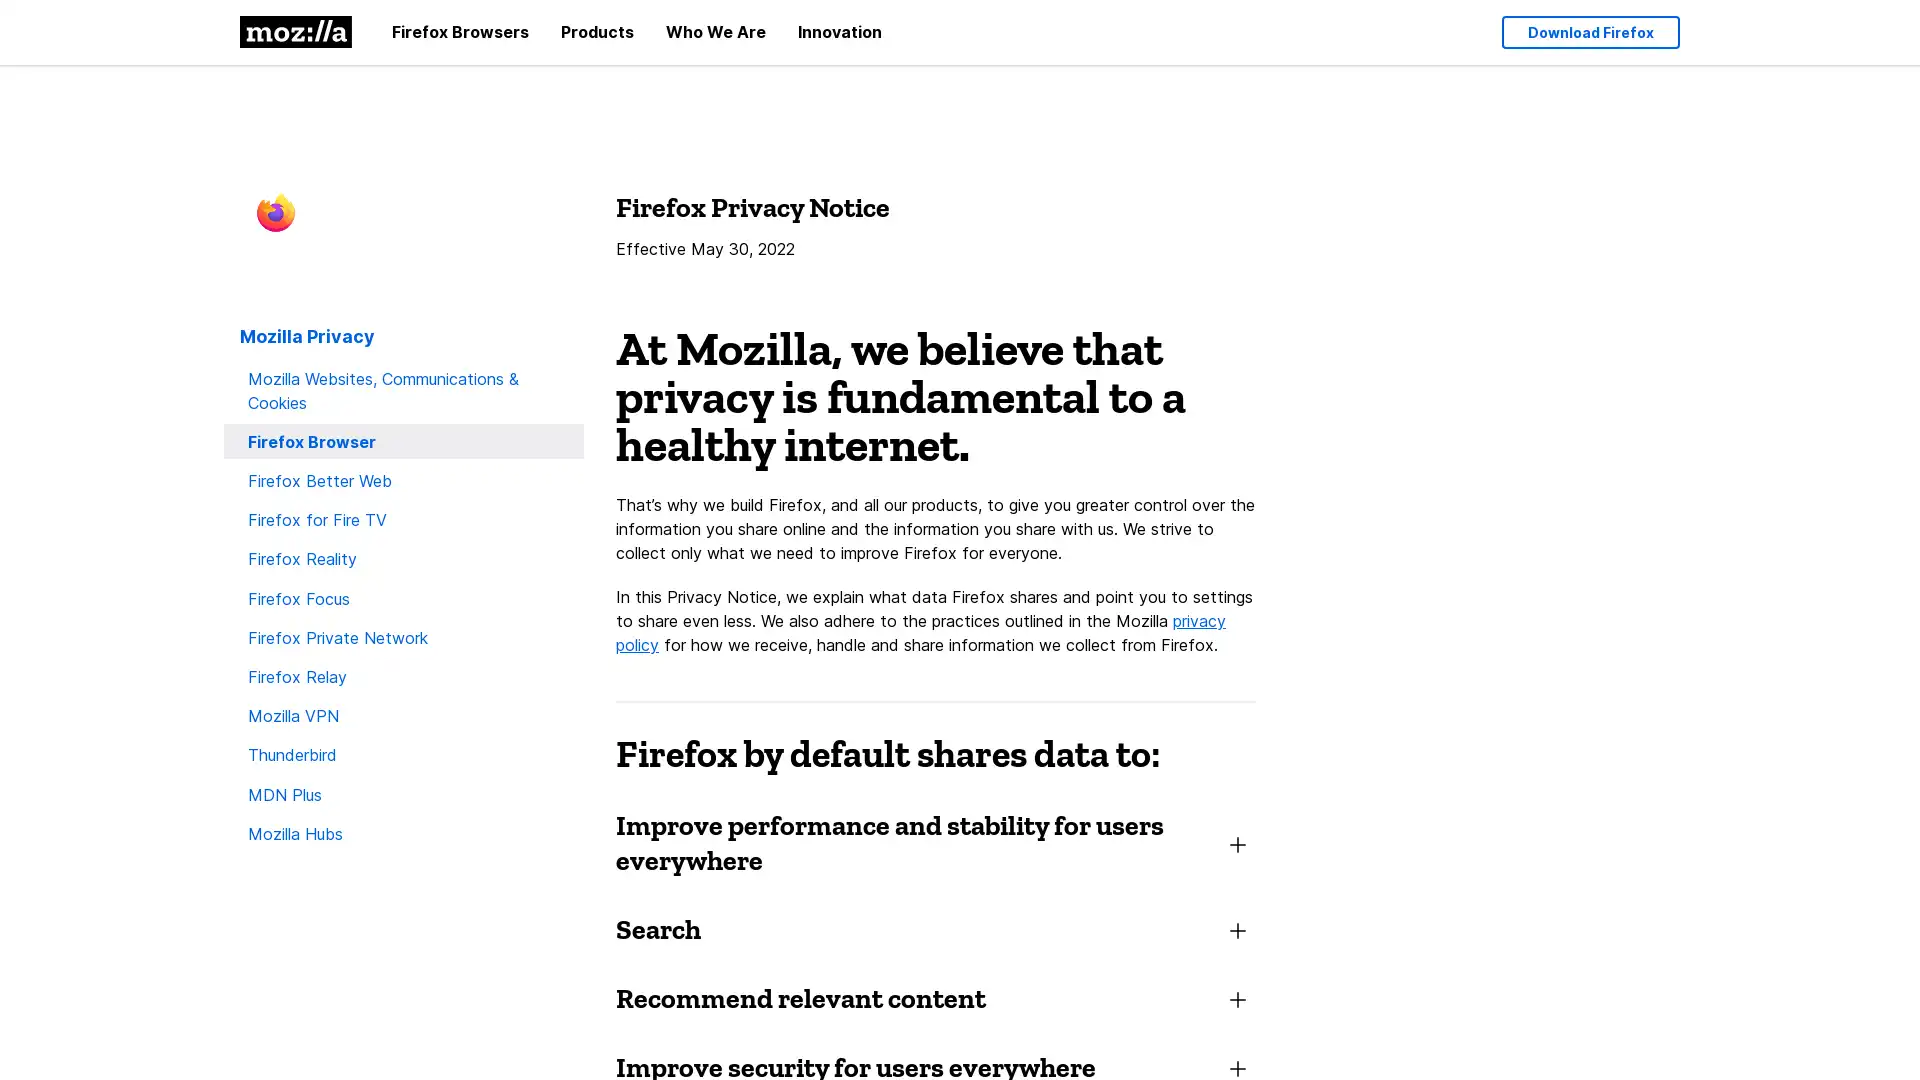 The image size is (1920, 1080). Describe the element at coordinates (935, 841) in the screenshot. I see `Improve performance and stability for users everywhere` at that location.